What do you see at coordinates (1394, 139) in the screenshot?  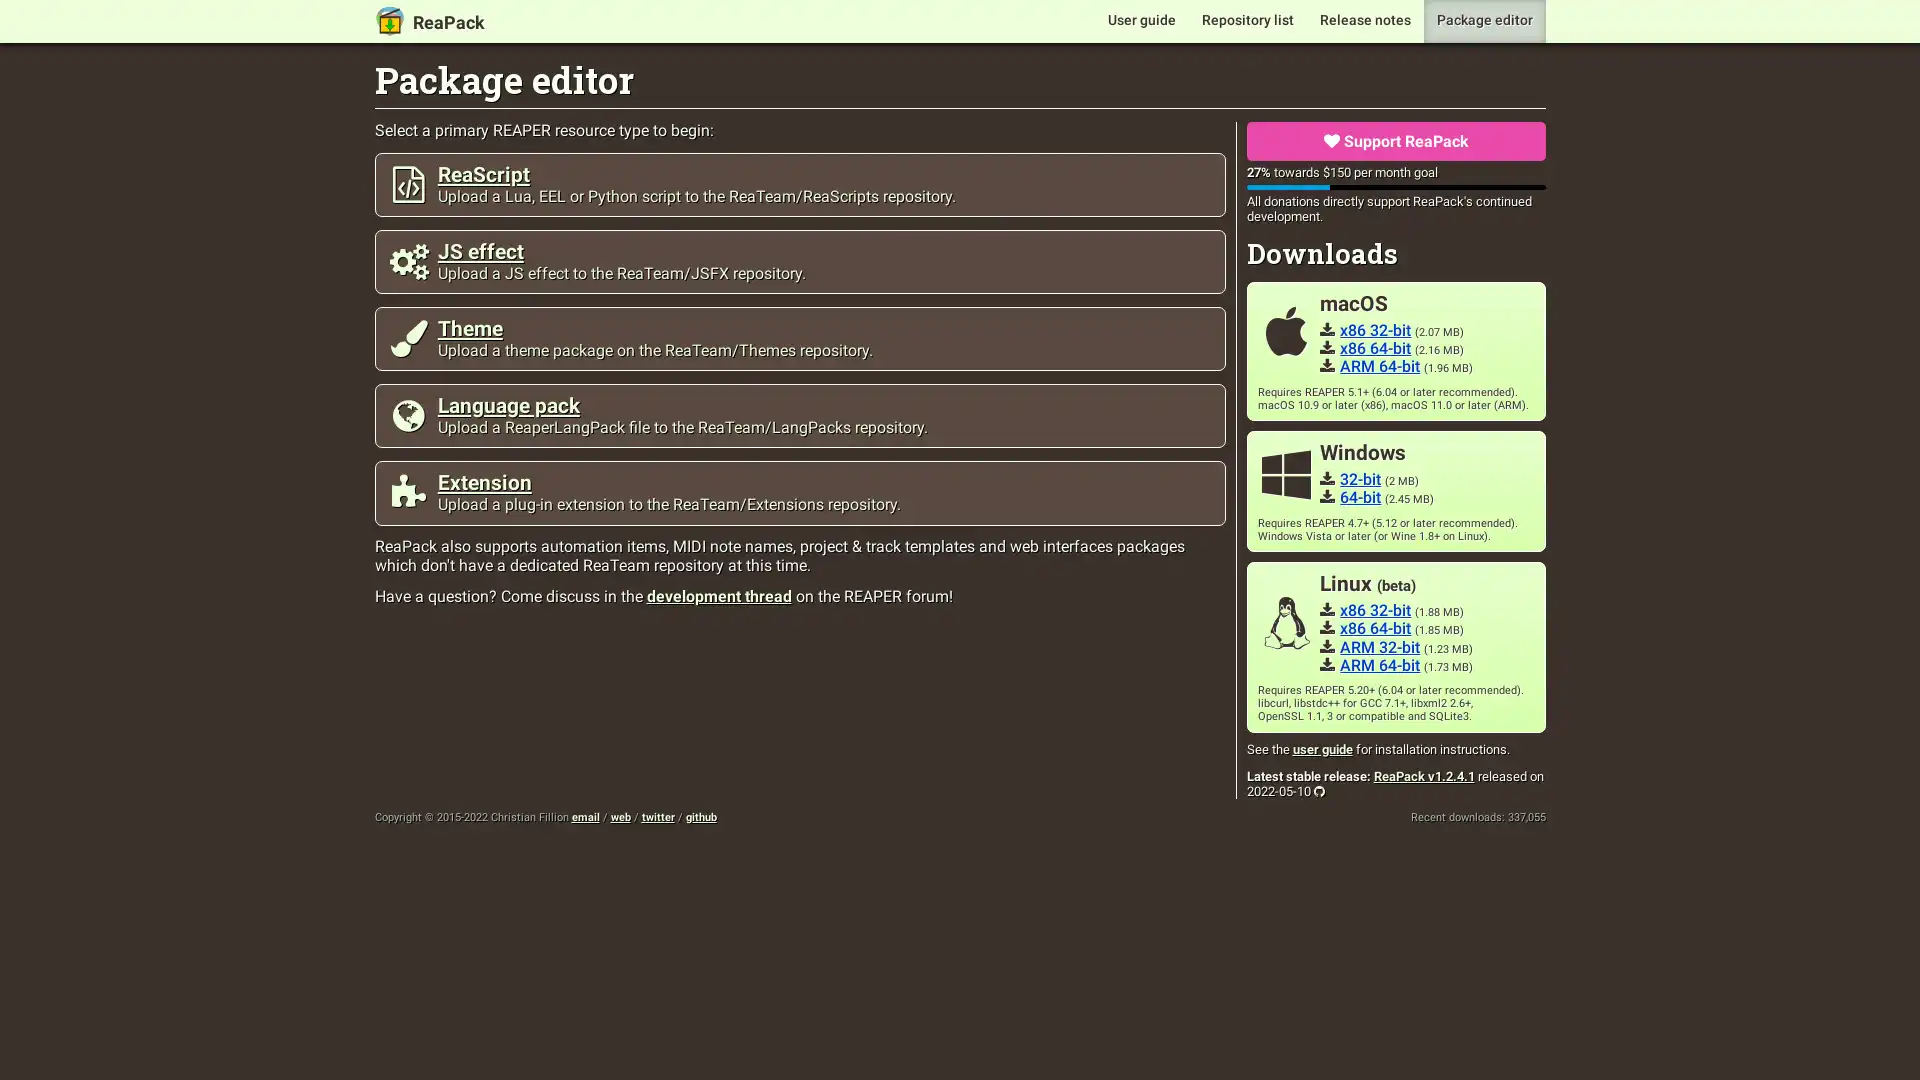 I see `Support ReaPack` at bounding box center [1394, 139].